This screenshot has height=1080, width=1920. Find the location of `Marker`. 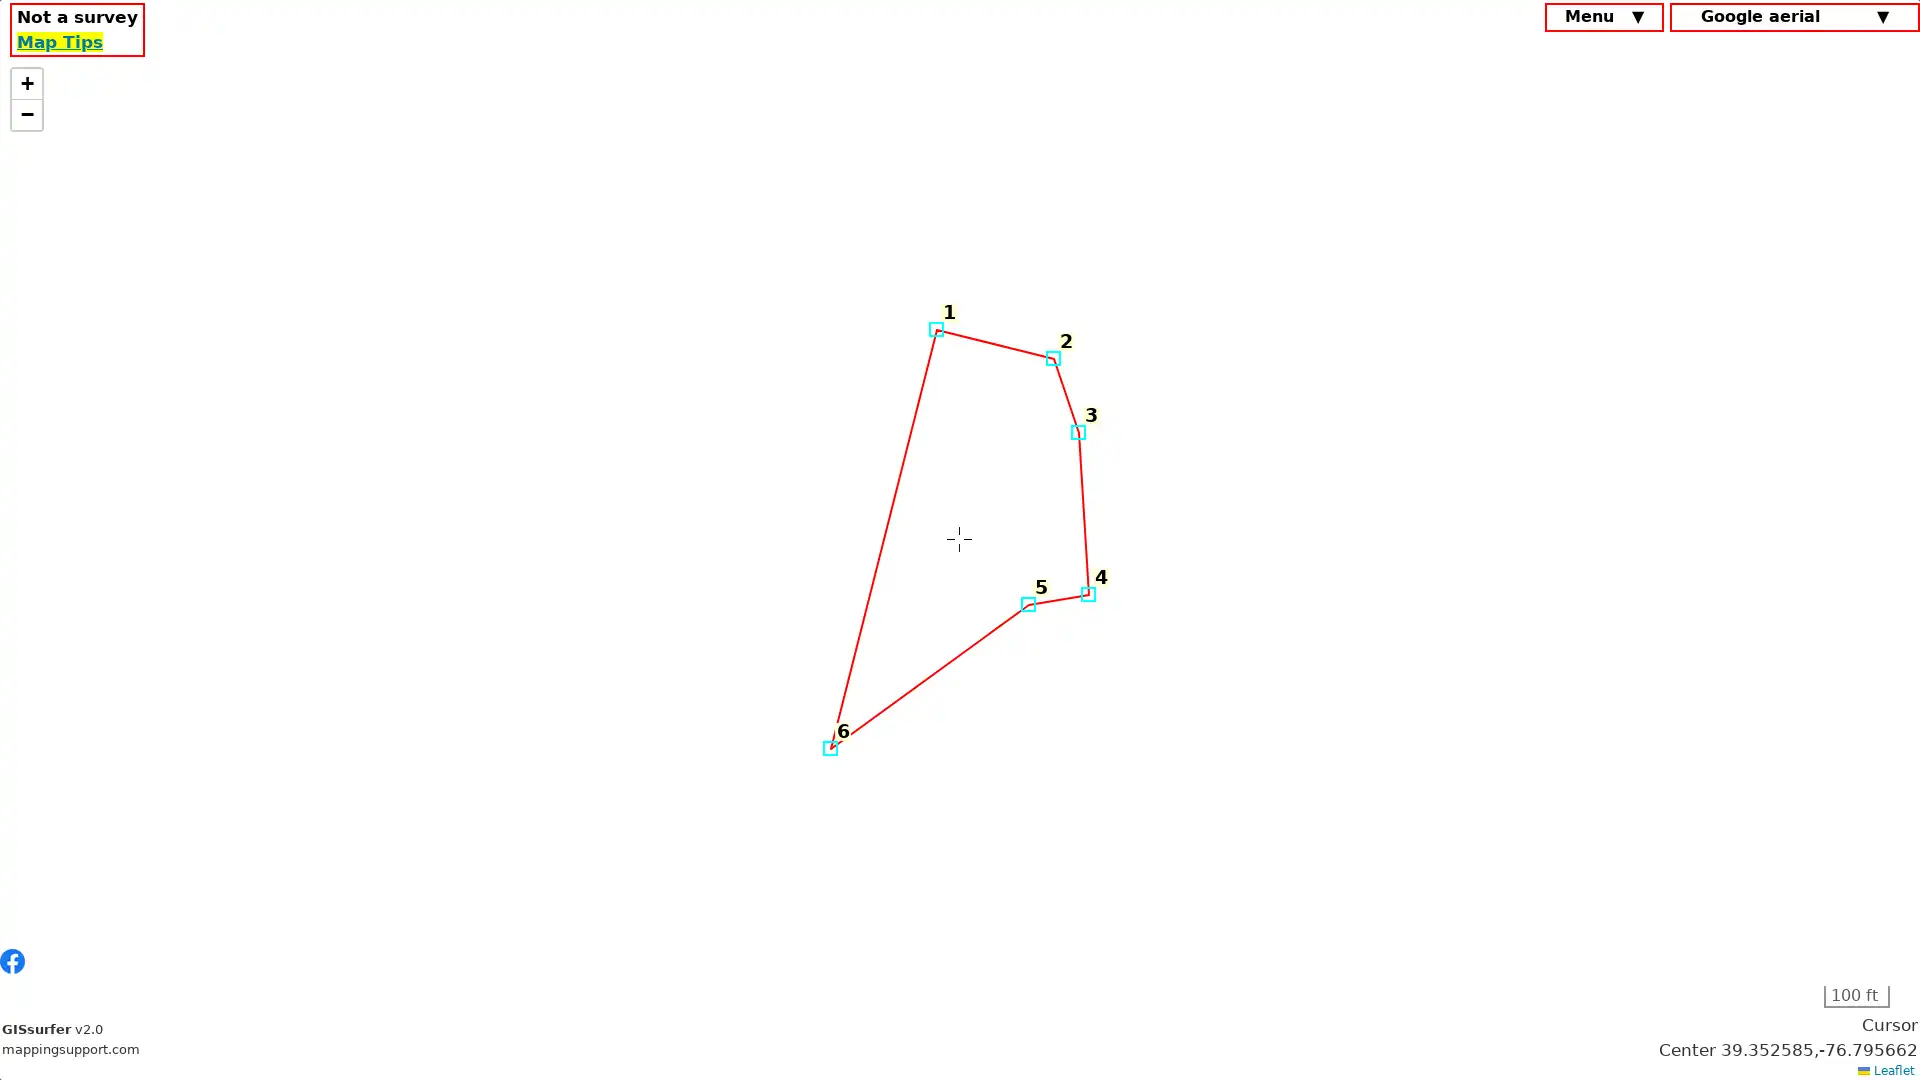

Marker is located at coordinates (1087, 593).